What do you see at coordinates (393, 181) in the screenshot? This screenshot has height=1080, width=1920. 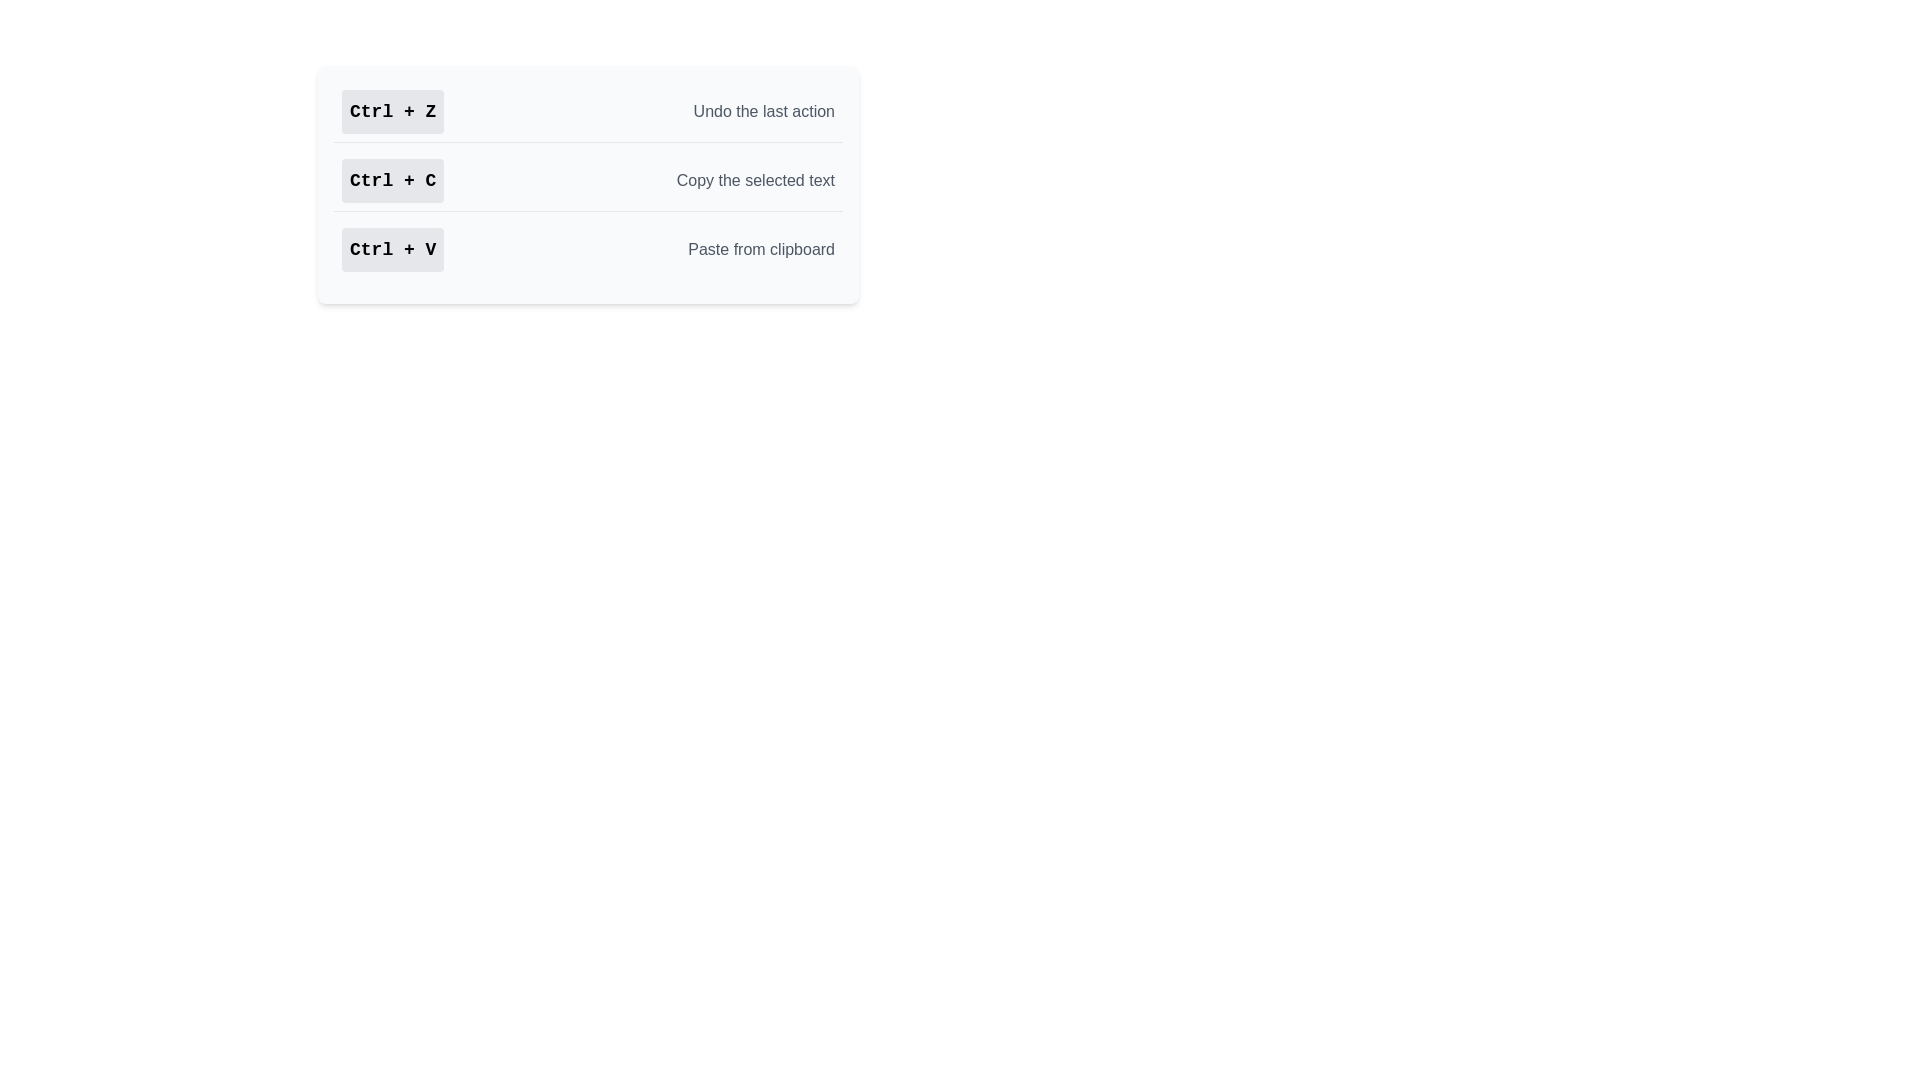 I see `the static informational label with the text 'Ctrl + C', which is a rectangular button with a light gray background and rounded corners, located in the second row of a list-like layout` at bounding box center [393, 181].